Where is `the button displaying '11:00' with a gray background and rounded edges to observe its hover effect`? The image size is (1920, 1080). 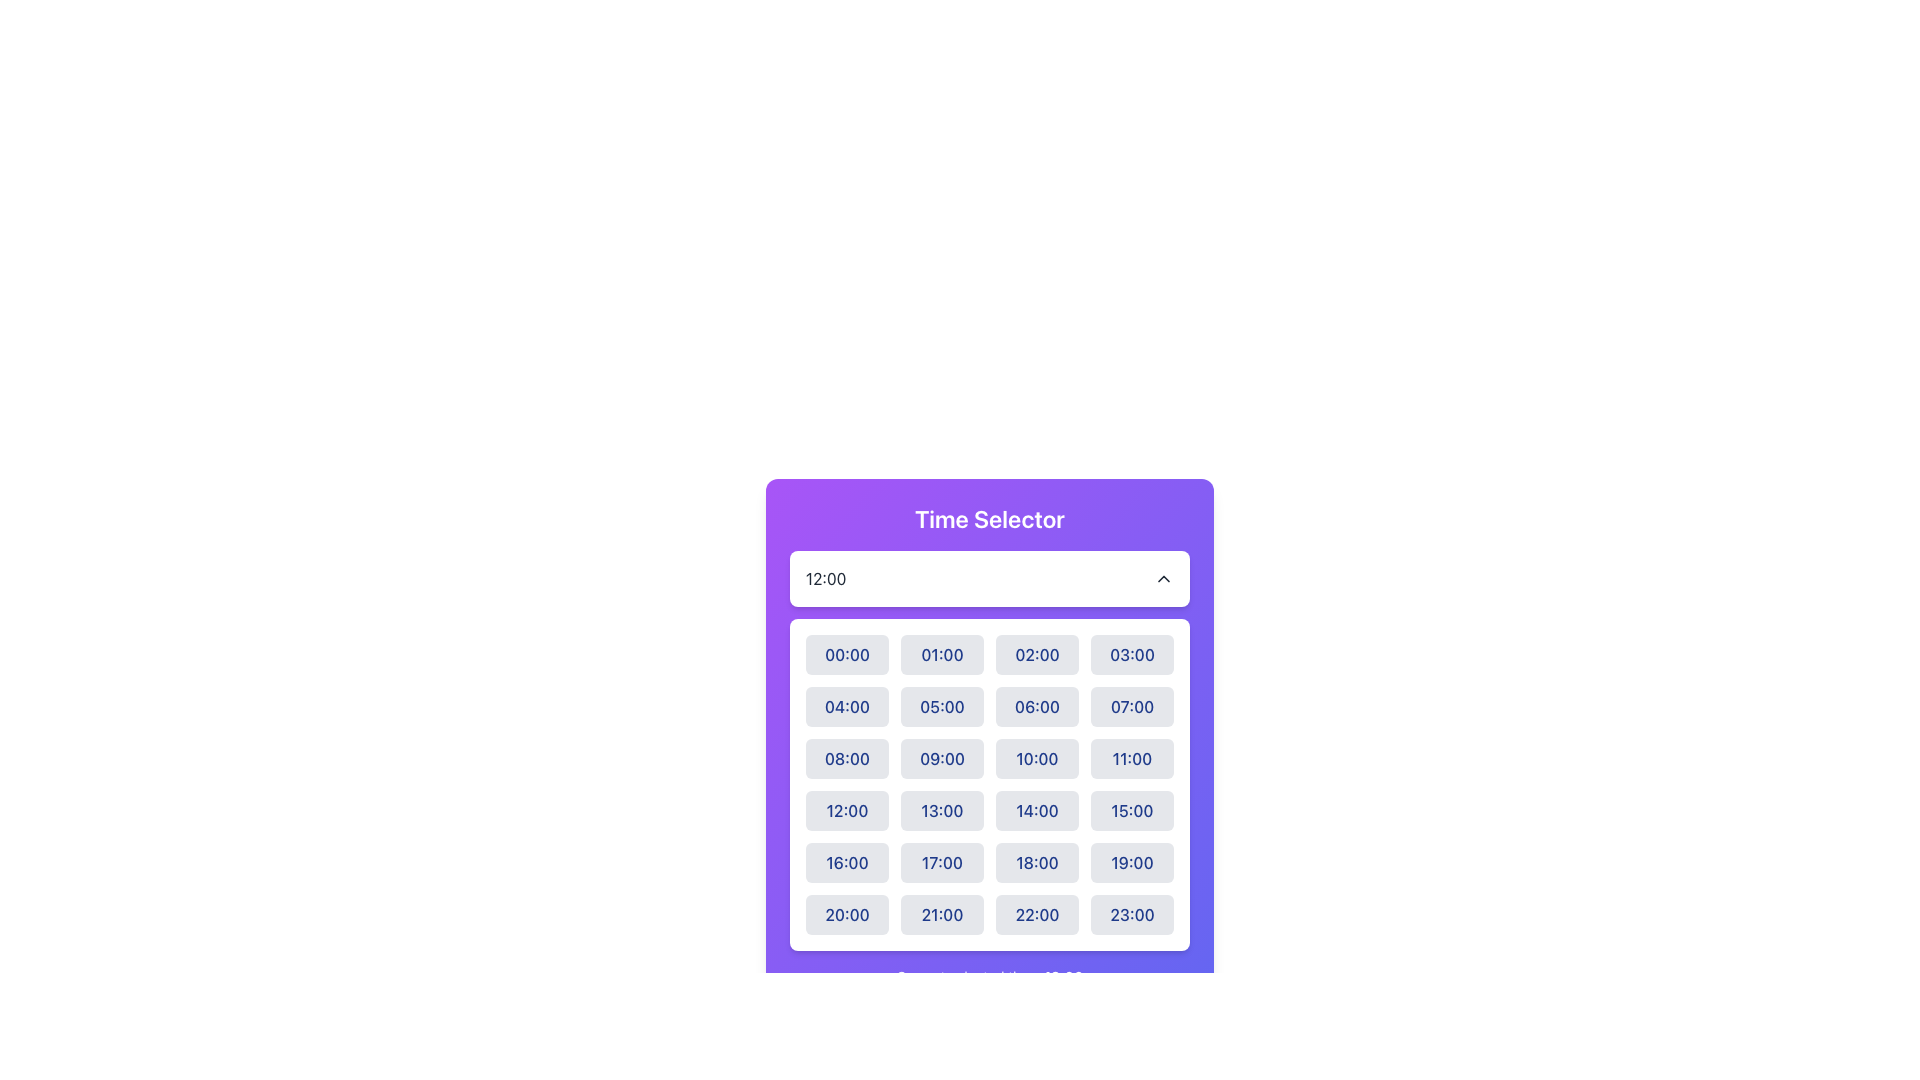
the button displaying '11:00' with a gray background and rounded edges to observe its hover effect is located at coordinates (1132, 759).